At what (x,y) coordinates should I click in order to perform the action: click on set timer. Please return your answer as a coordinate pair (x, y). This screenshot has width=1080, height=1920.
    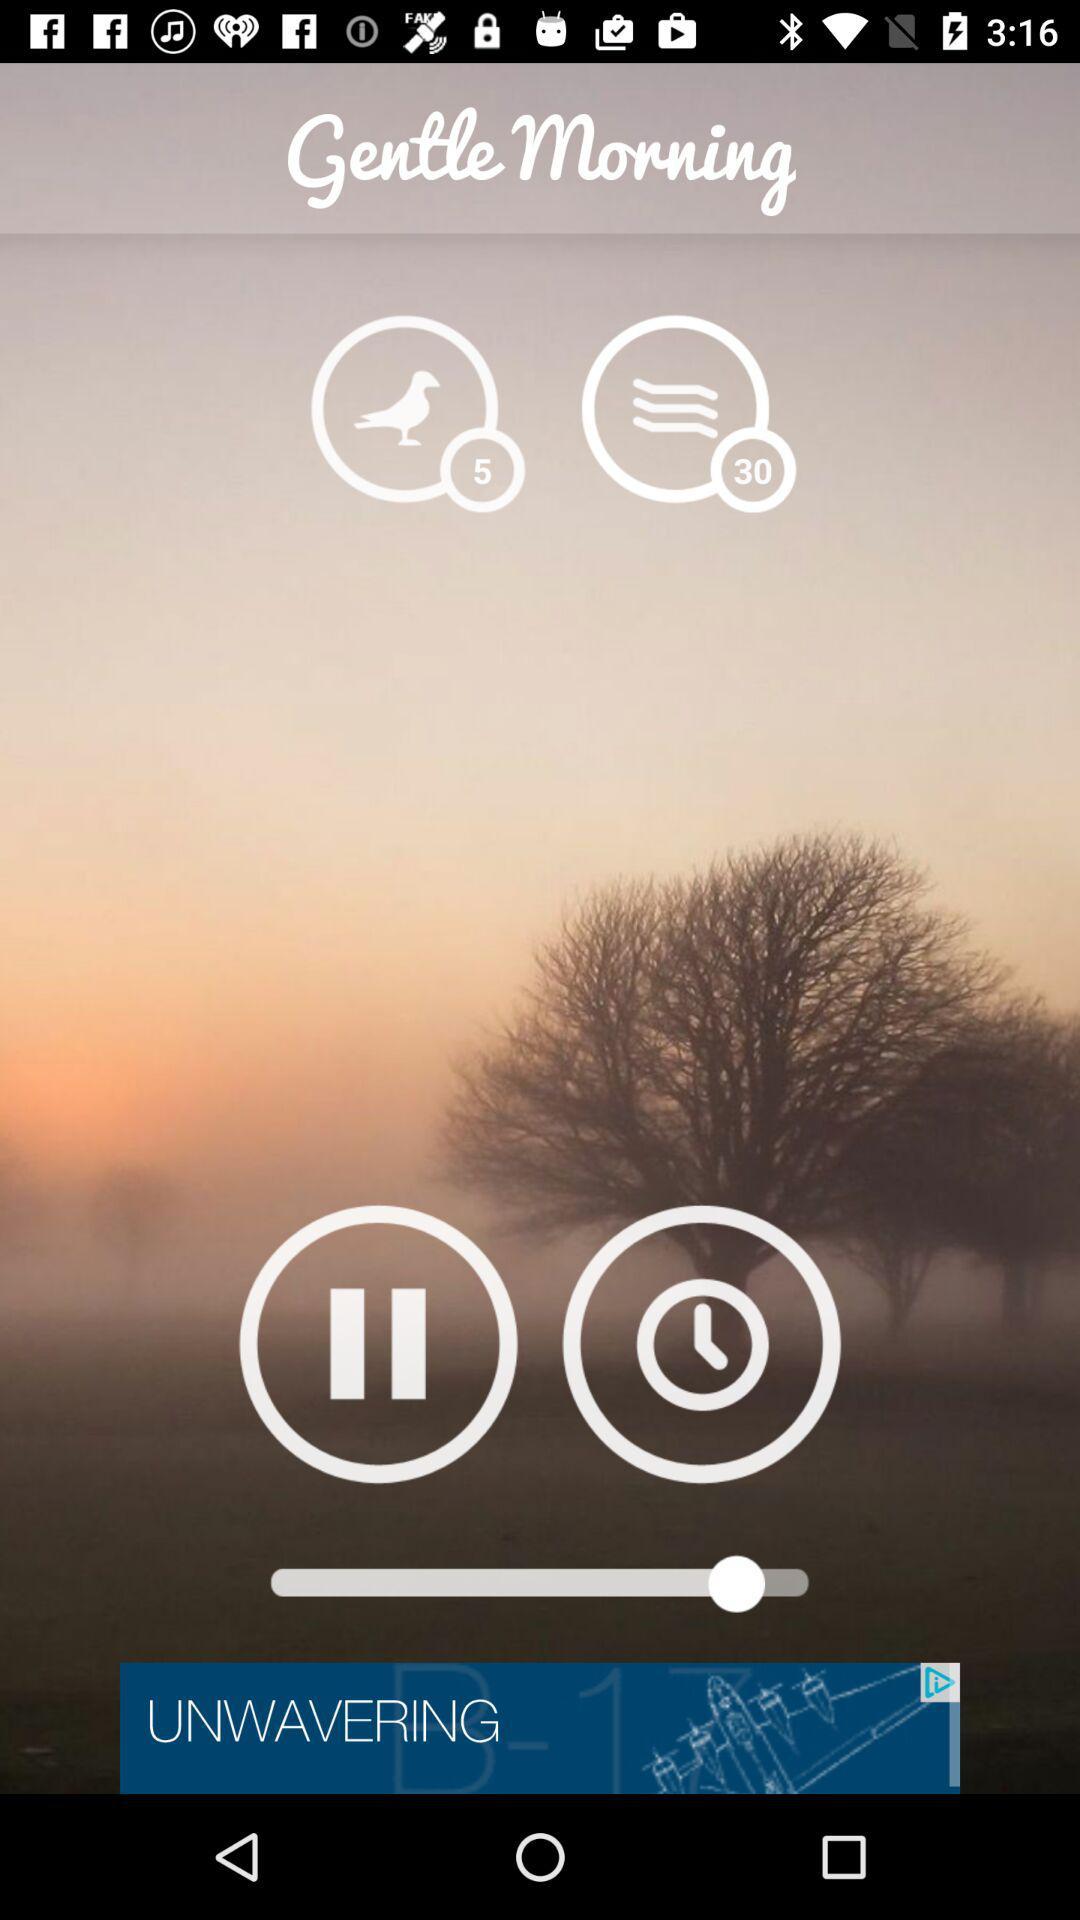
    Looking at the image, I should click on (700, 1343).